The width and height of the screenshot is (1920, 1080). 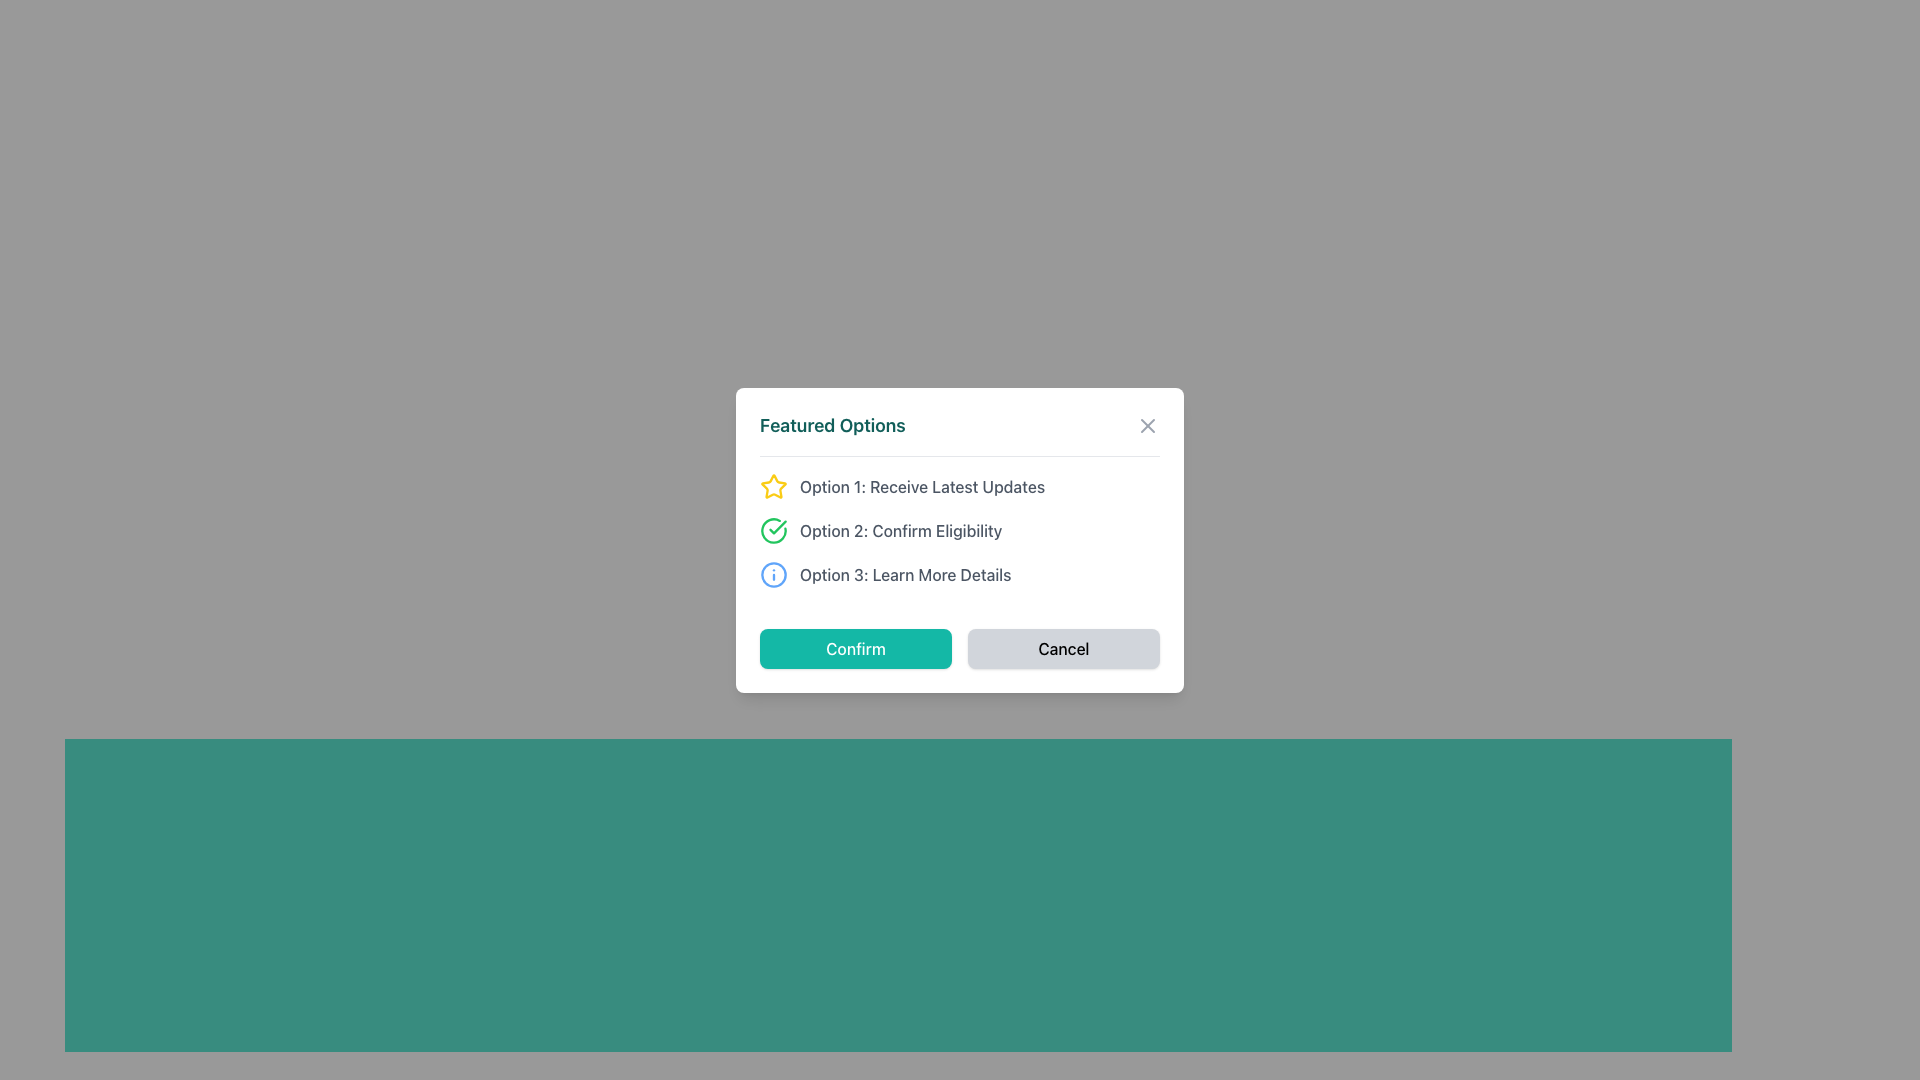 What do you see at coordinates (855, 648) in the screenshot?
I see `the confirmation button located on the left side of the modal dialog to confirm the user's current selection or action` at bounding box center [855, 648].